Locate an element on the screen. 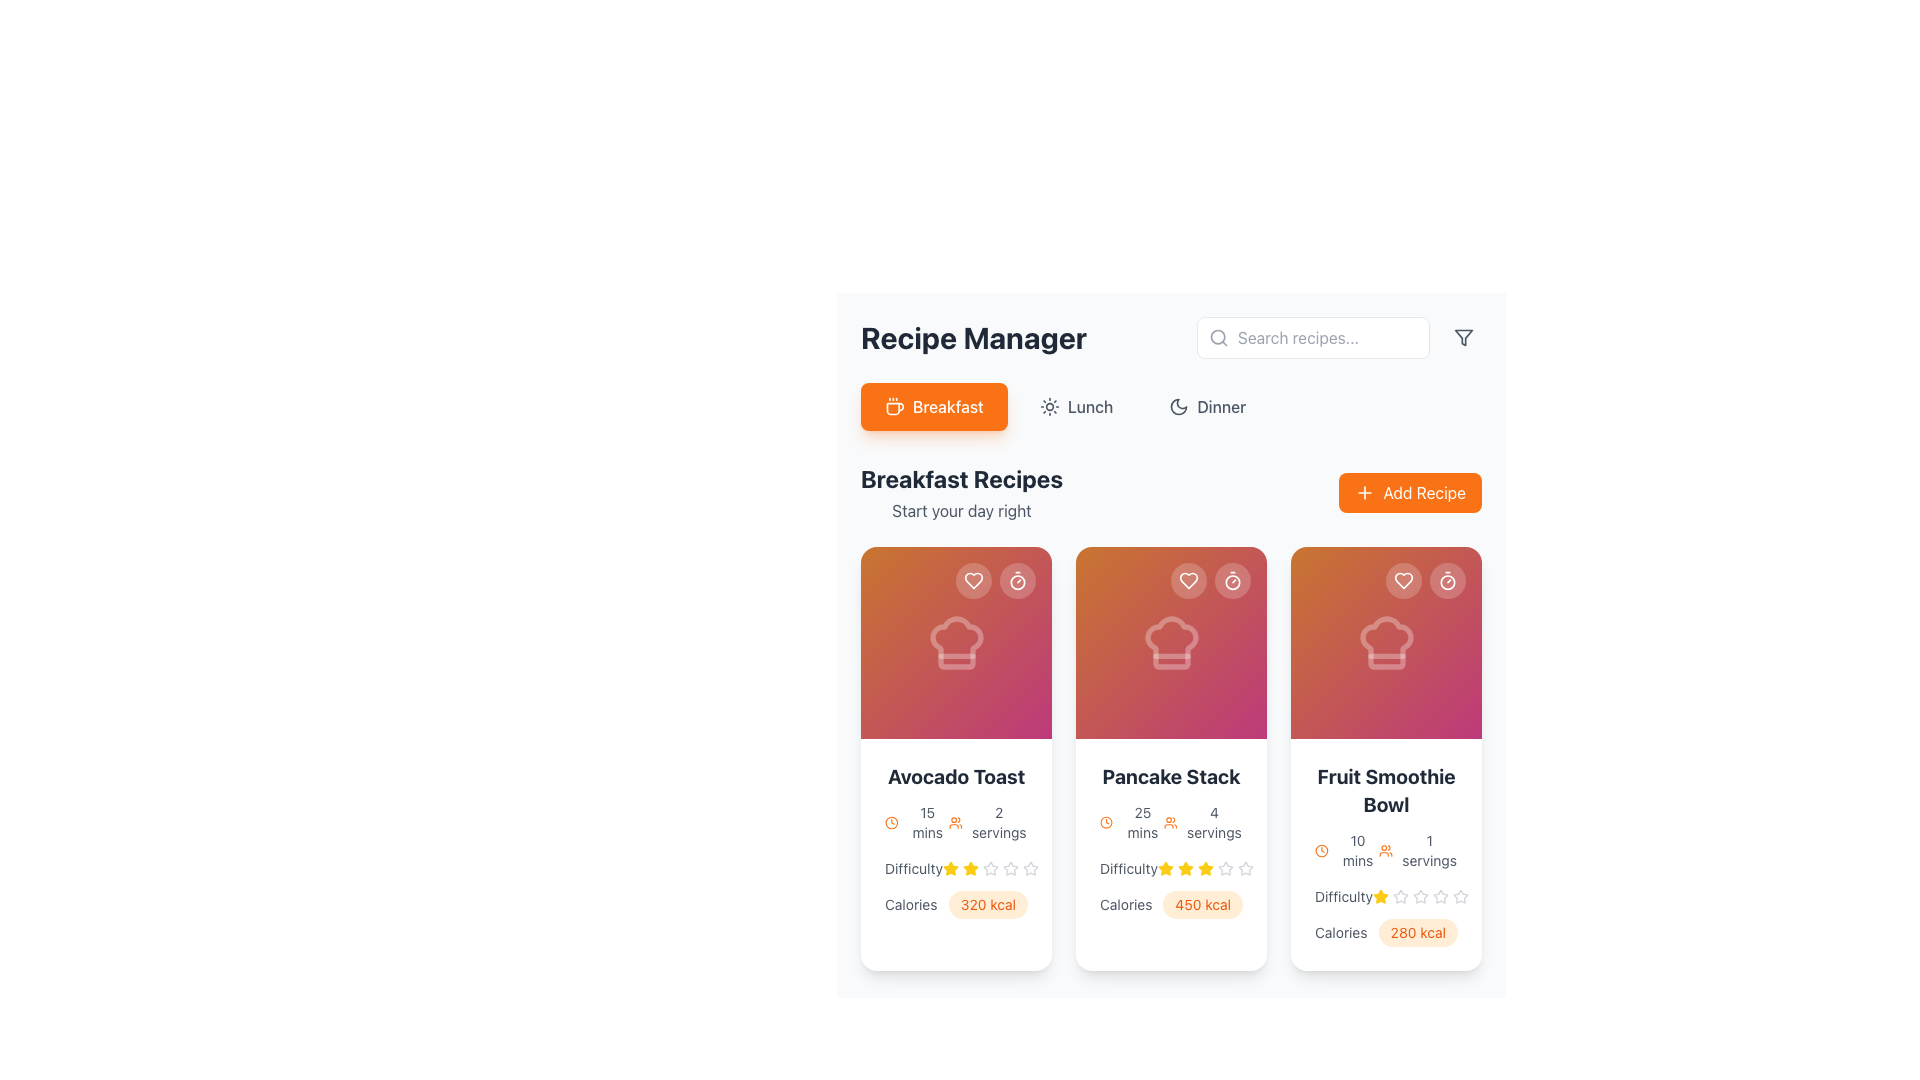 The width and height of the screenshot is (1920, 1080). the Text block that serves as the header and subtitle for the breakfast recipes section, located beneath the 'Breakfast' button and aligned with the 'Add Recipe' button is located at coordinates (961, 493).